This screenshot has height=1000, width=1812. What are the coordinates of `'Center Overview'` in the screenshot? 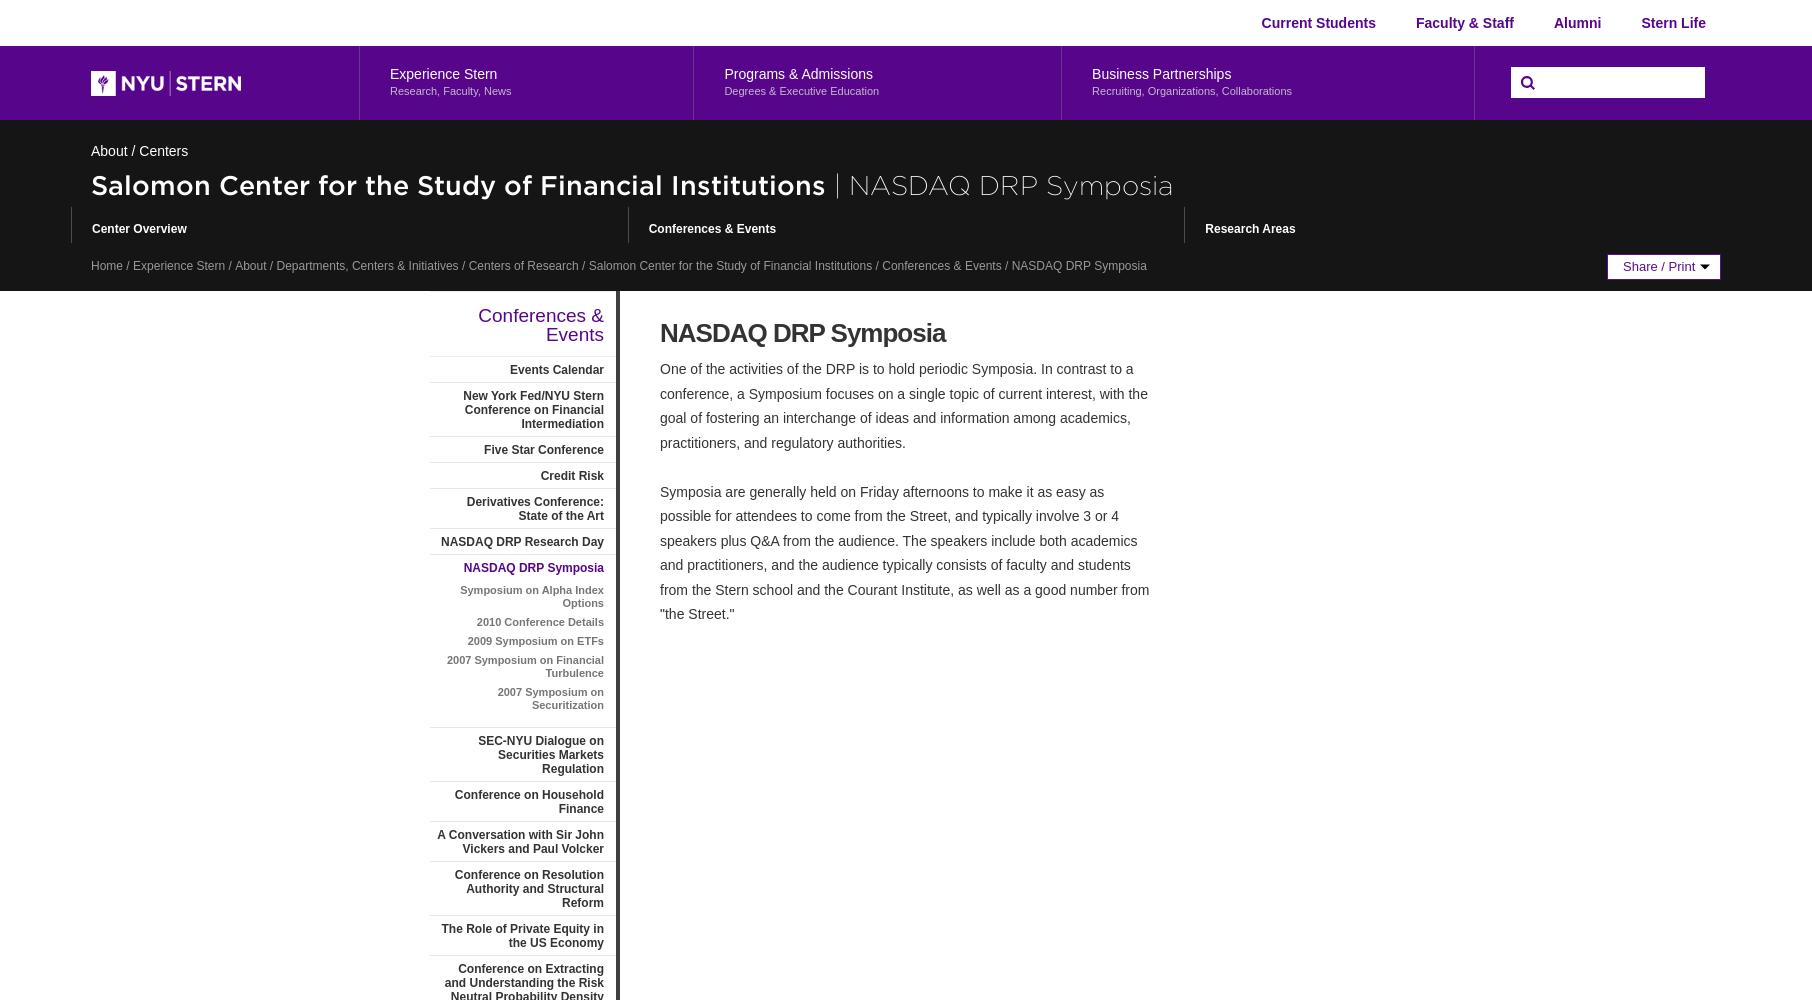 It's located at (137, 228).